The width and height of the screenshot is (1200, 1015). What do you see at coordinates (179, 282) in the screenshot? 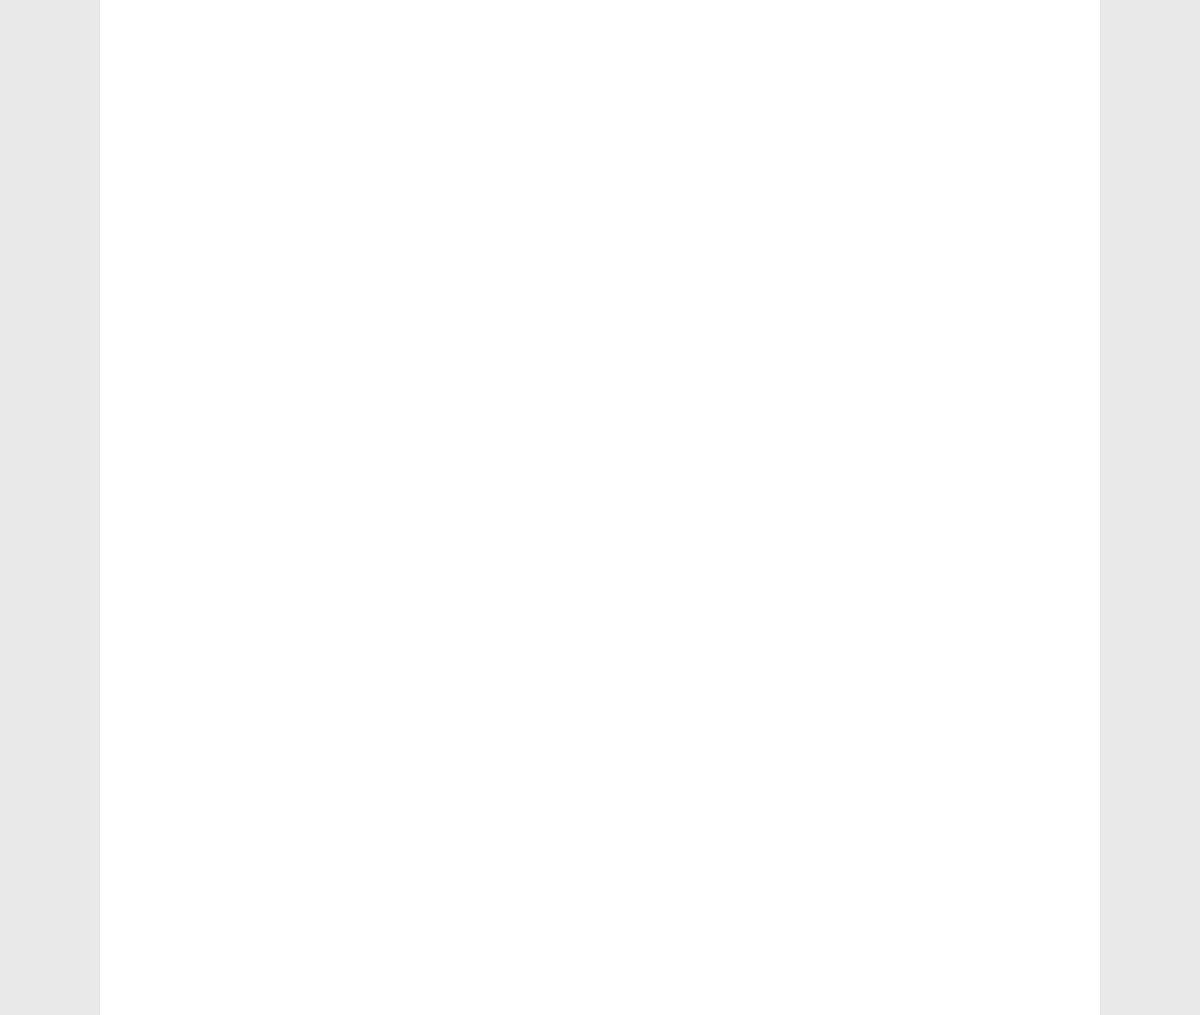
I see `'physics'` at bounding box center [179, 282].